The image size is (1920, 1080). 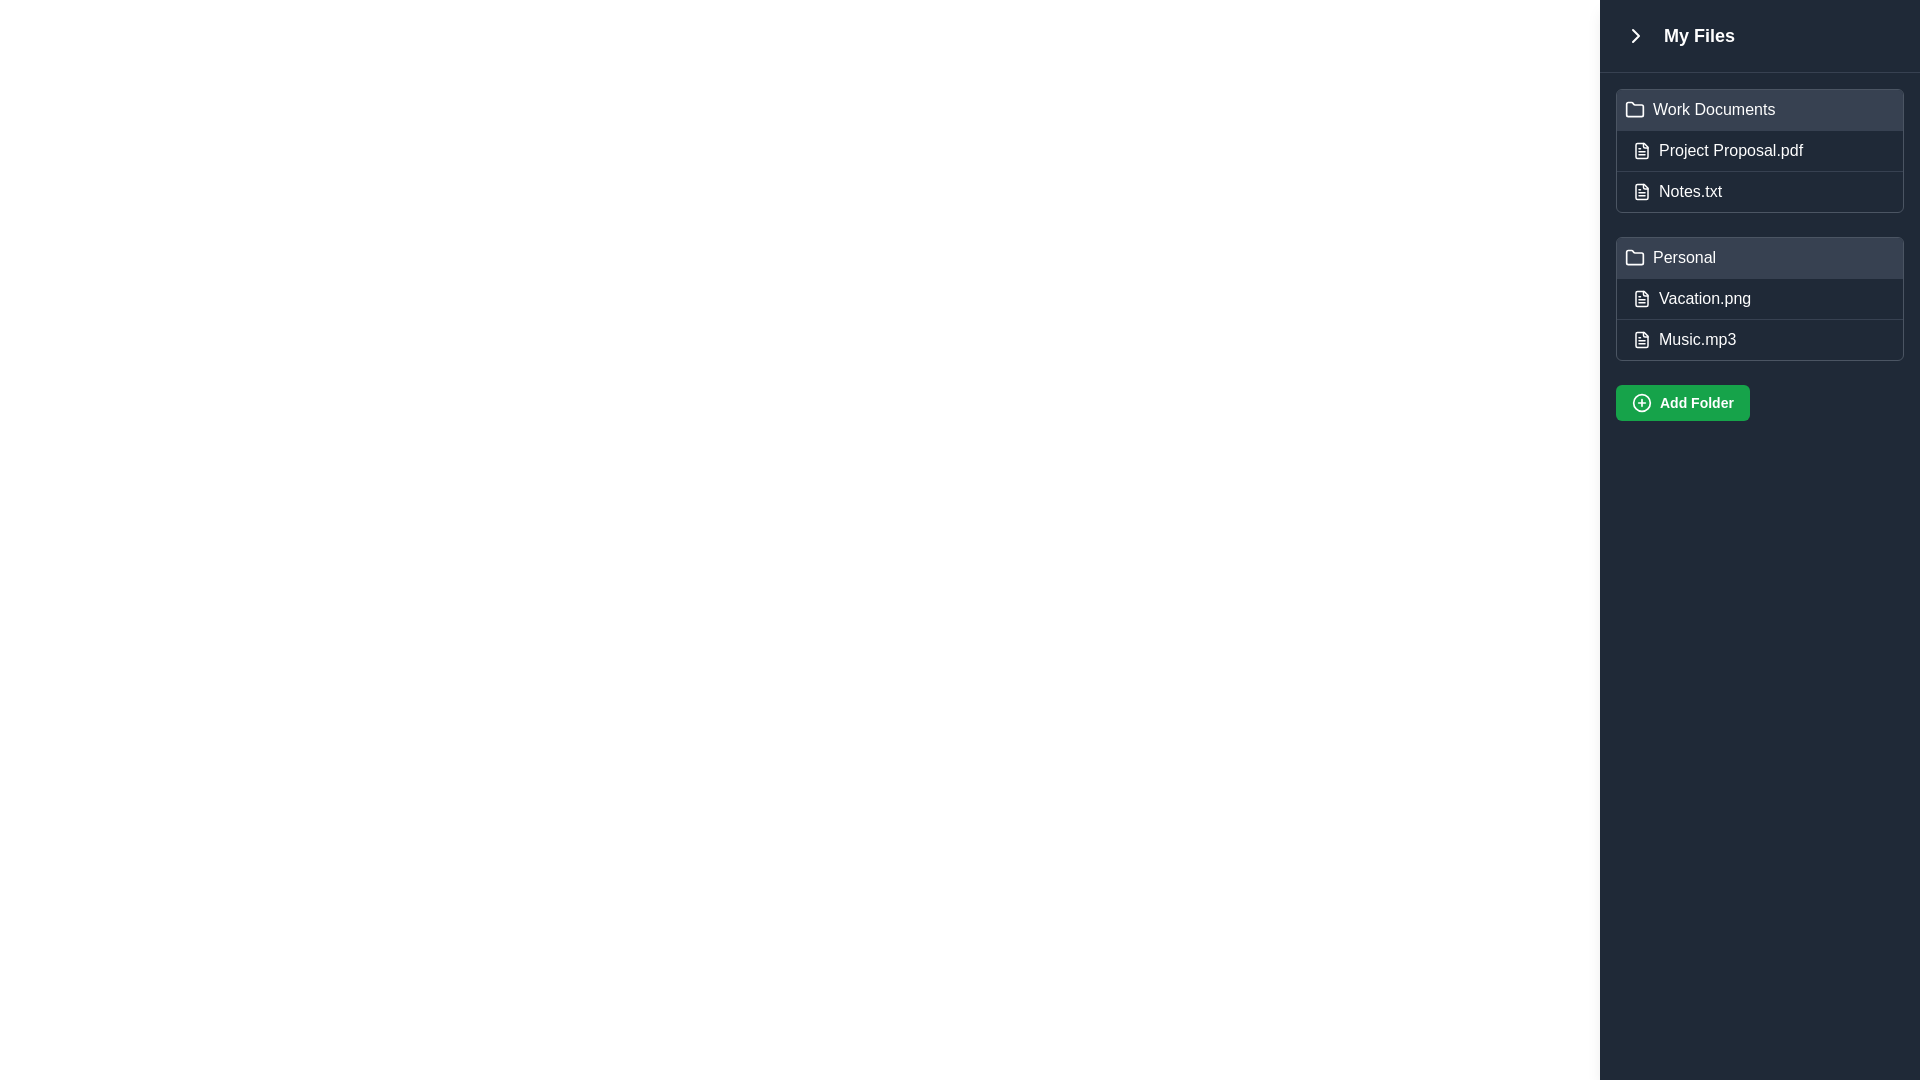 I want to click on the 'Personal' folder item, so click(x=1760, y=257).